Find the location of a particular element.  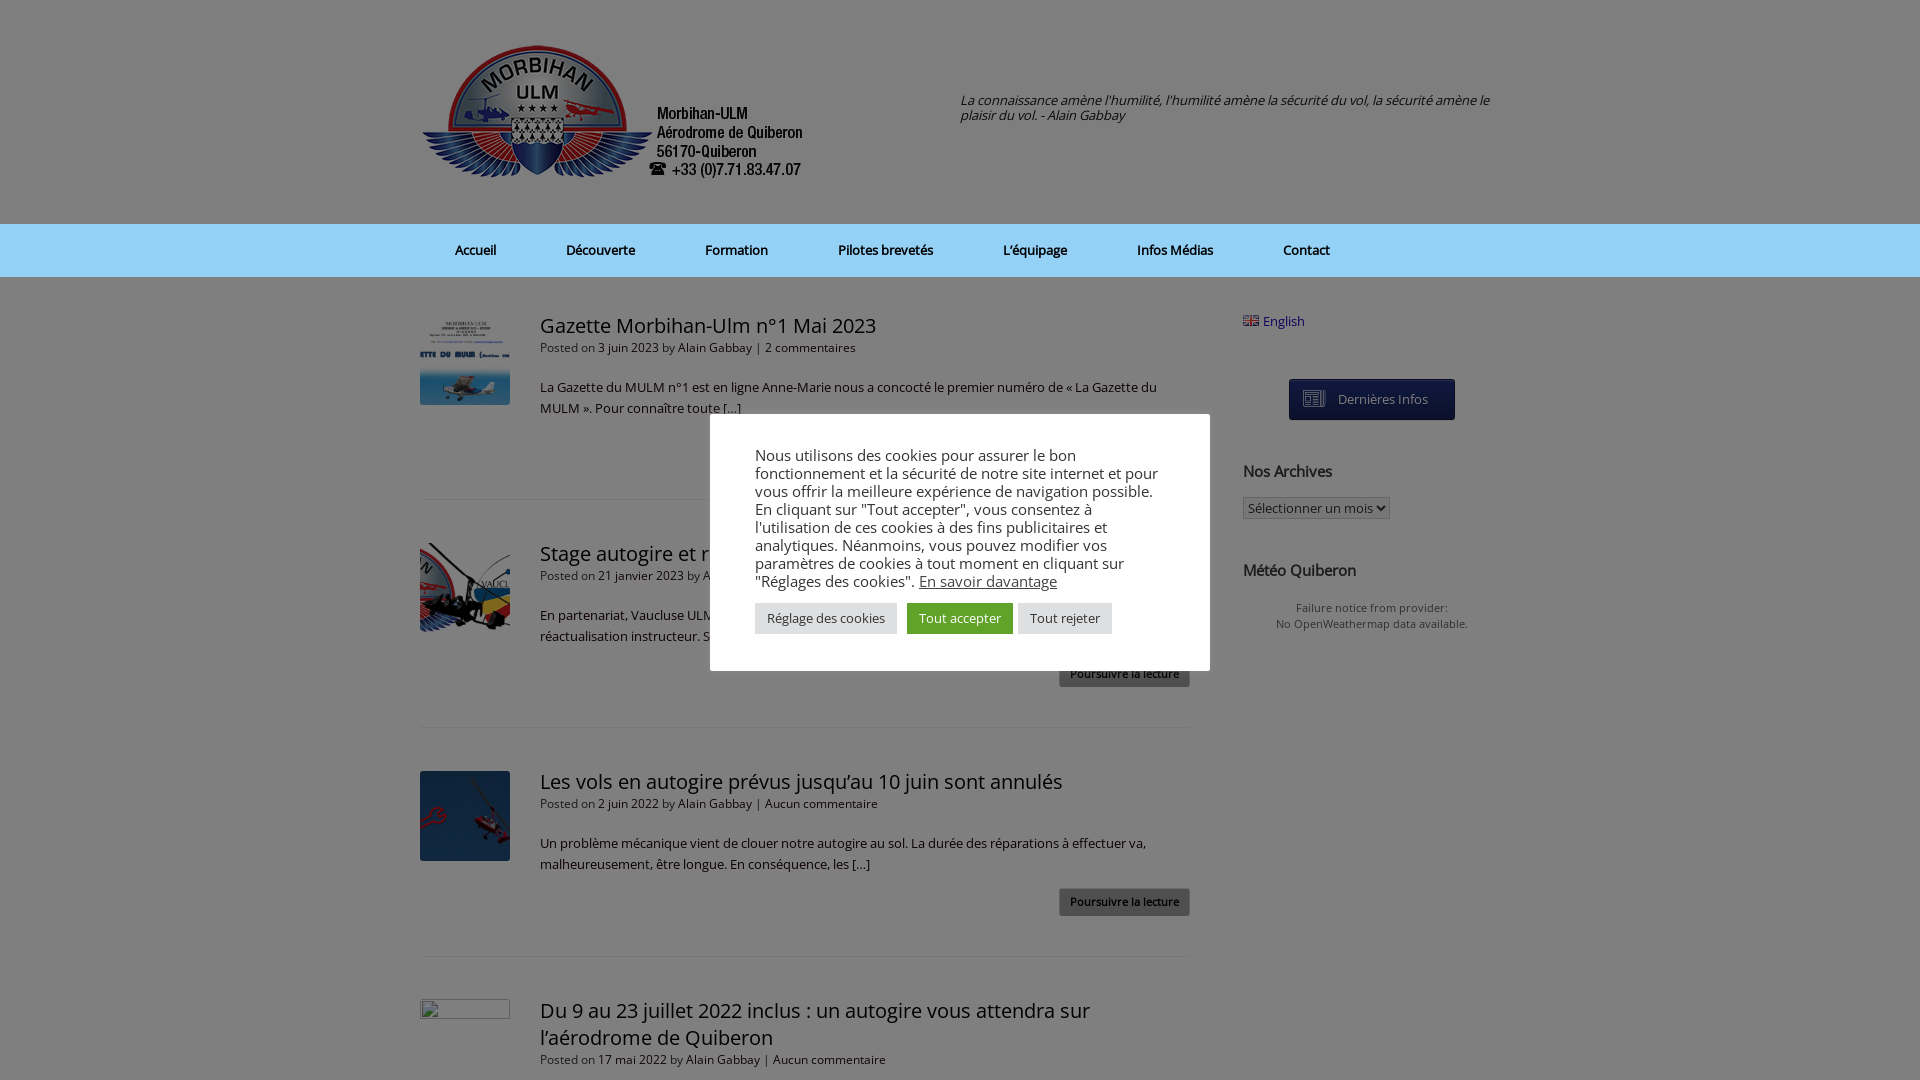

'Aucun commentaire' is located at coordinates (821, 802).